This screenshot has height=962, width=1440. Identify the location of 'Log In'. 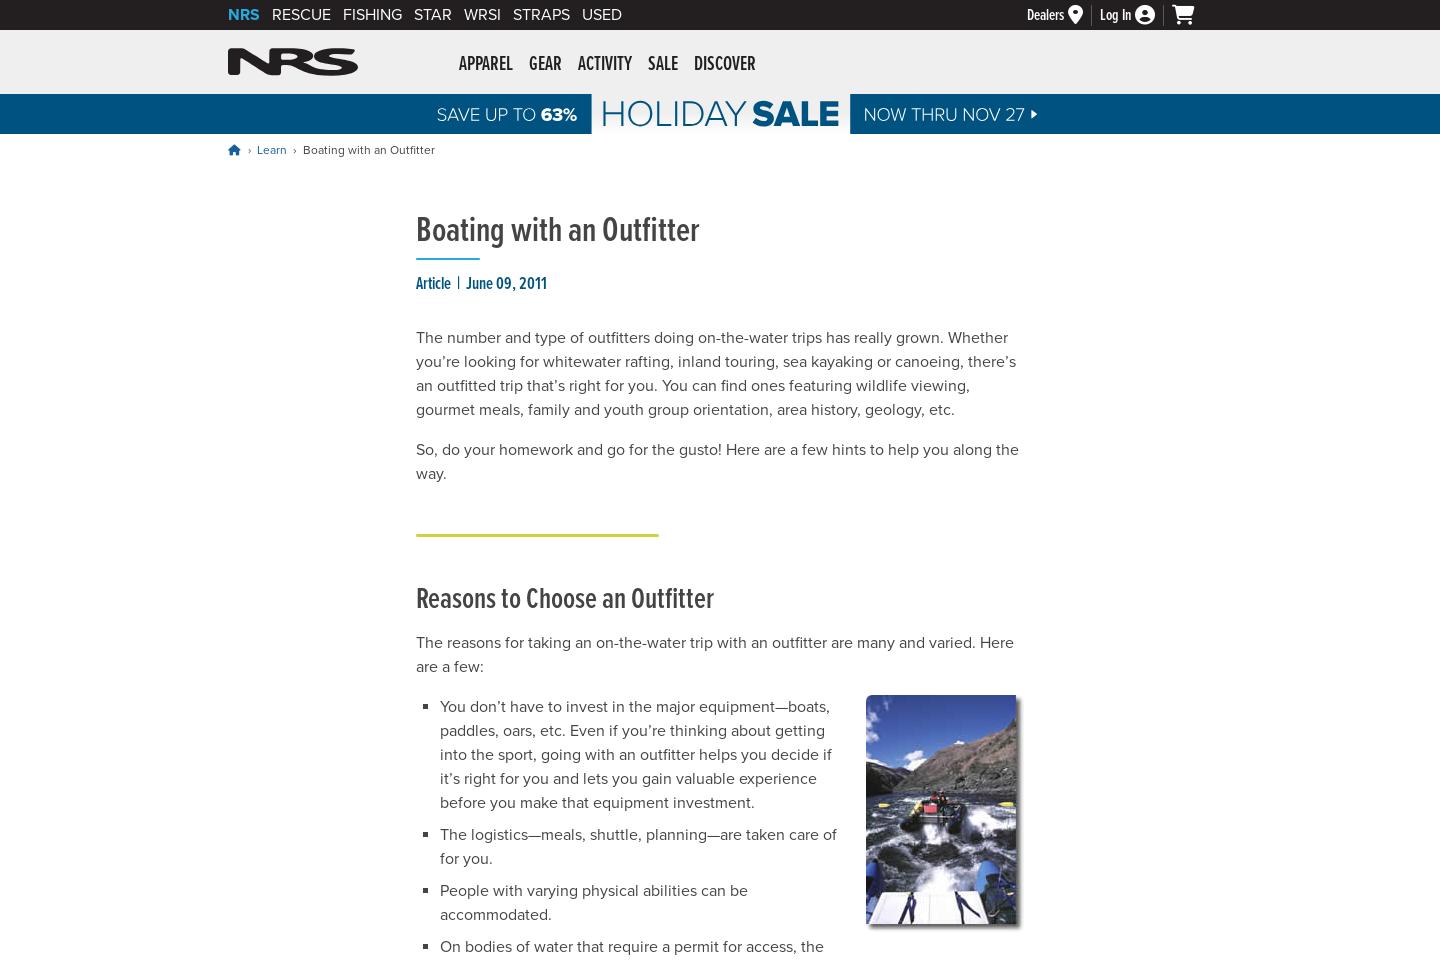
(1114, 13).